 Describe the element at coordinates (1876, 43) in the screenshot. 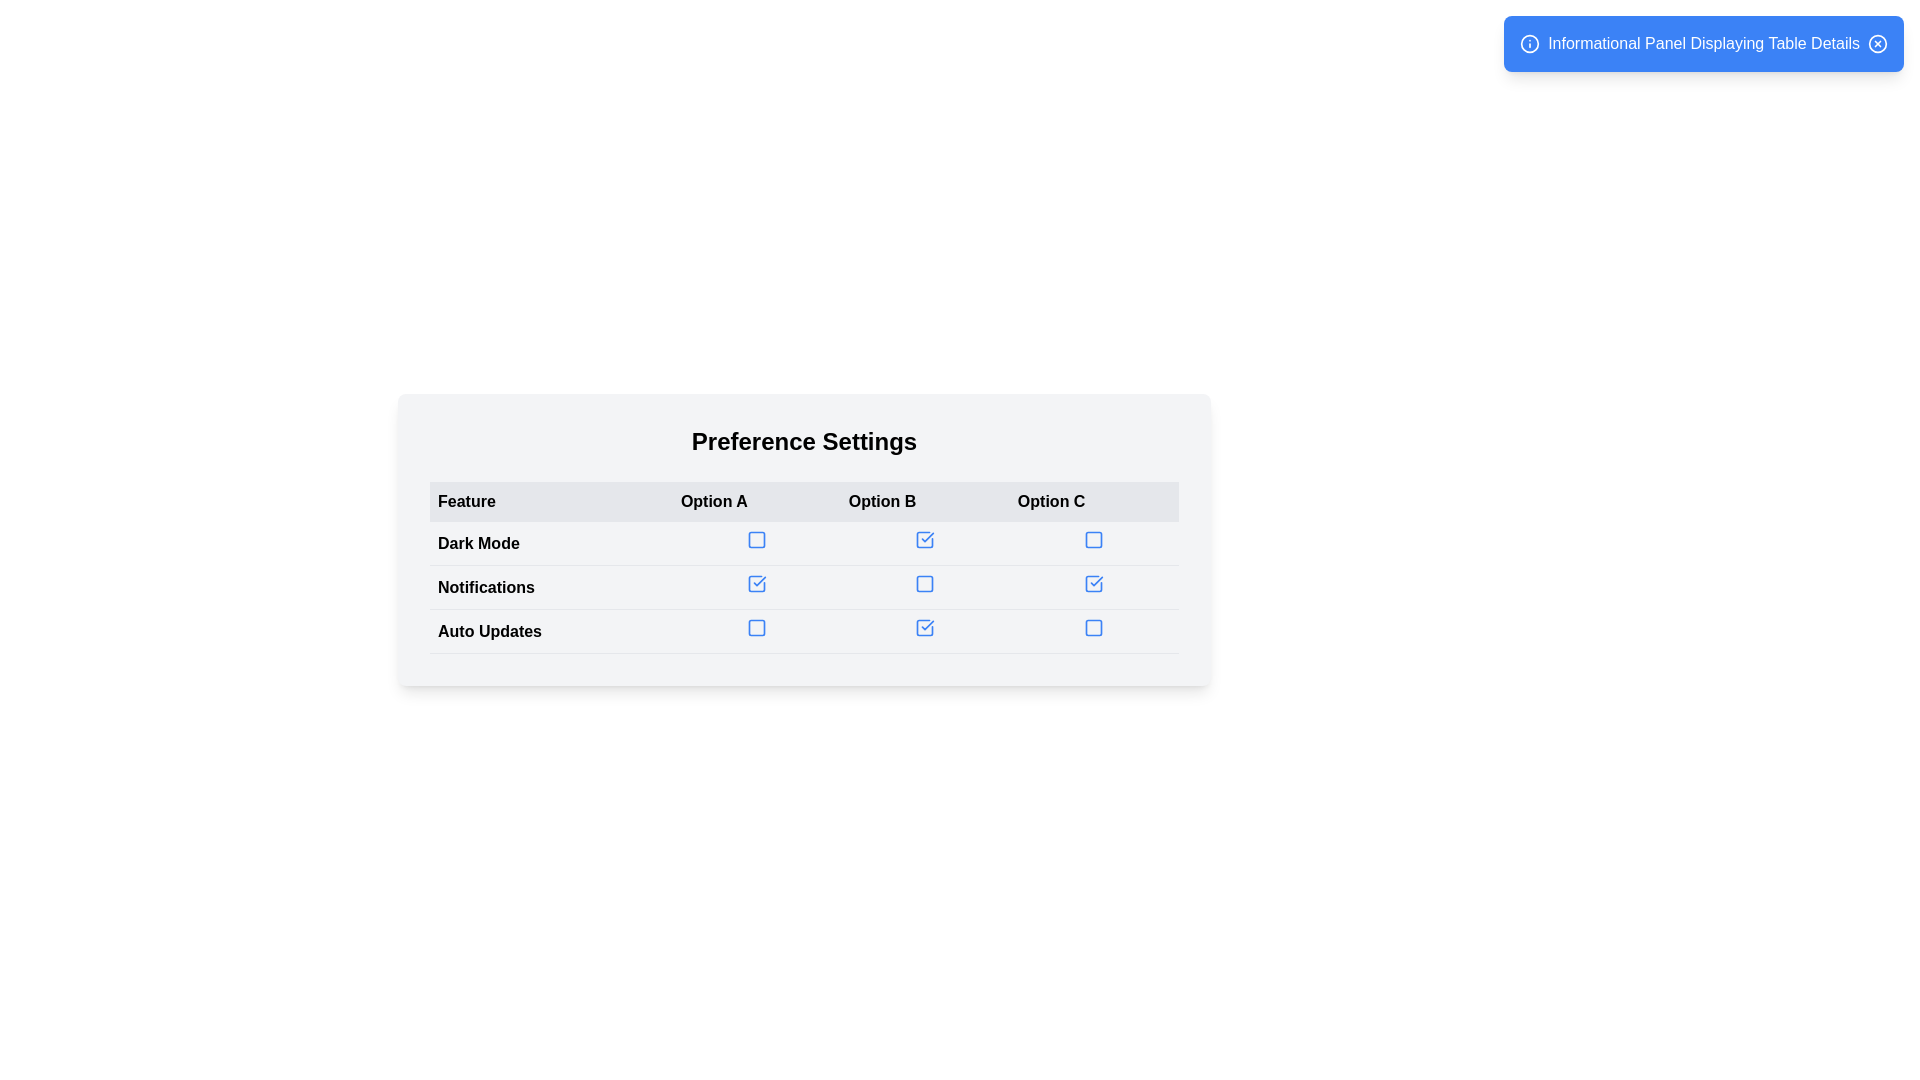

I see `the circular graphical element within the SVG icon located in the top-right corner of the blue rectangular section labeled 'Informational Panel Displaying Table Details' to interact with the close operation` at that location.